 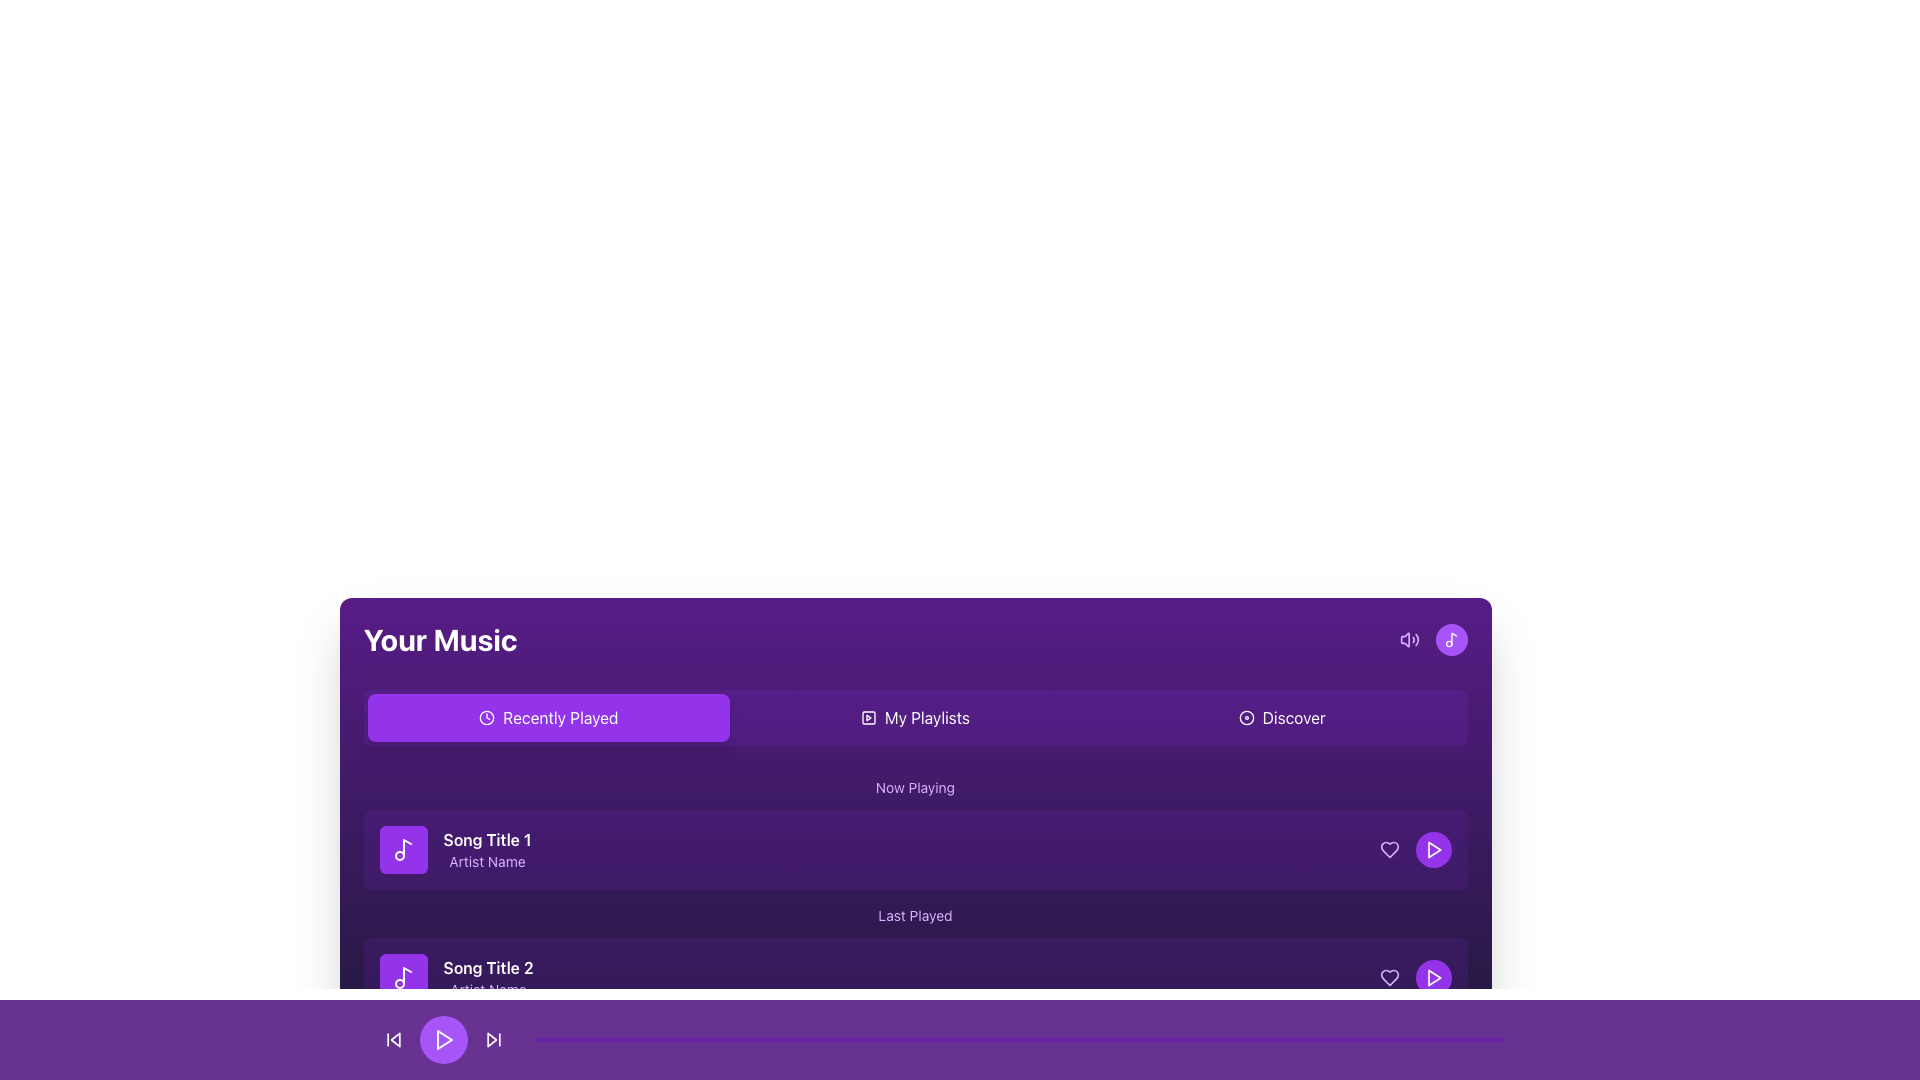 I want to click on the 'My Playlists' text label within the interactive button, so click(x=926, y=716).